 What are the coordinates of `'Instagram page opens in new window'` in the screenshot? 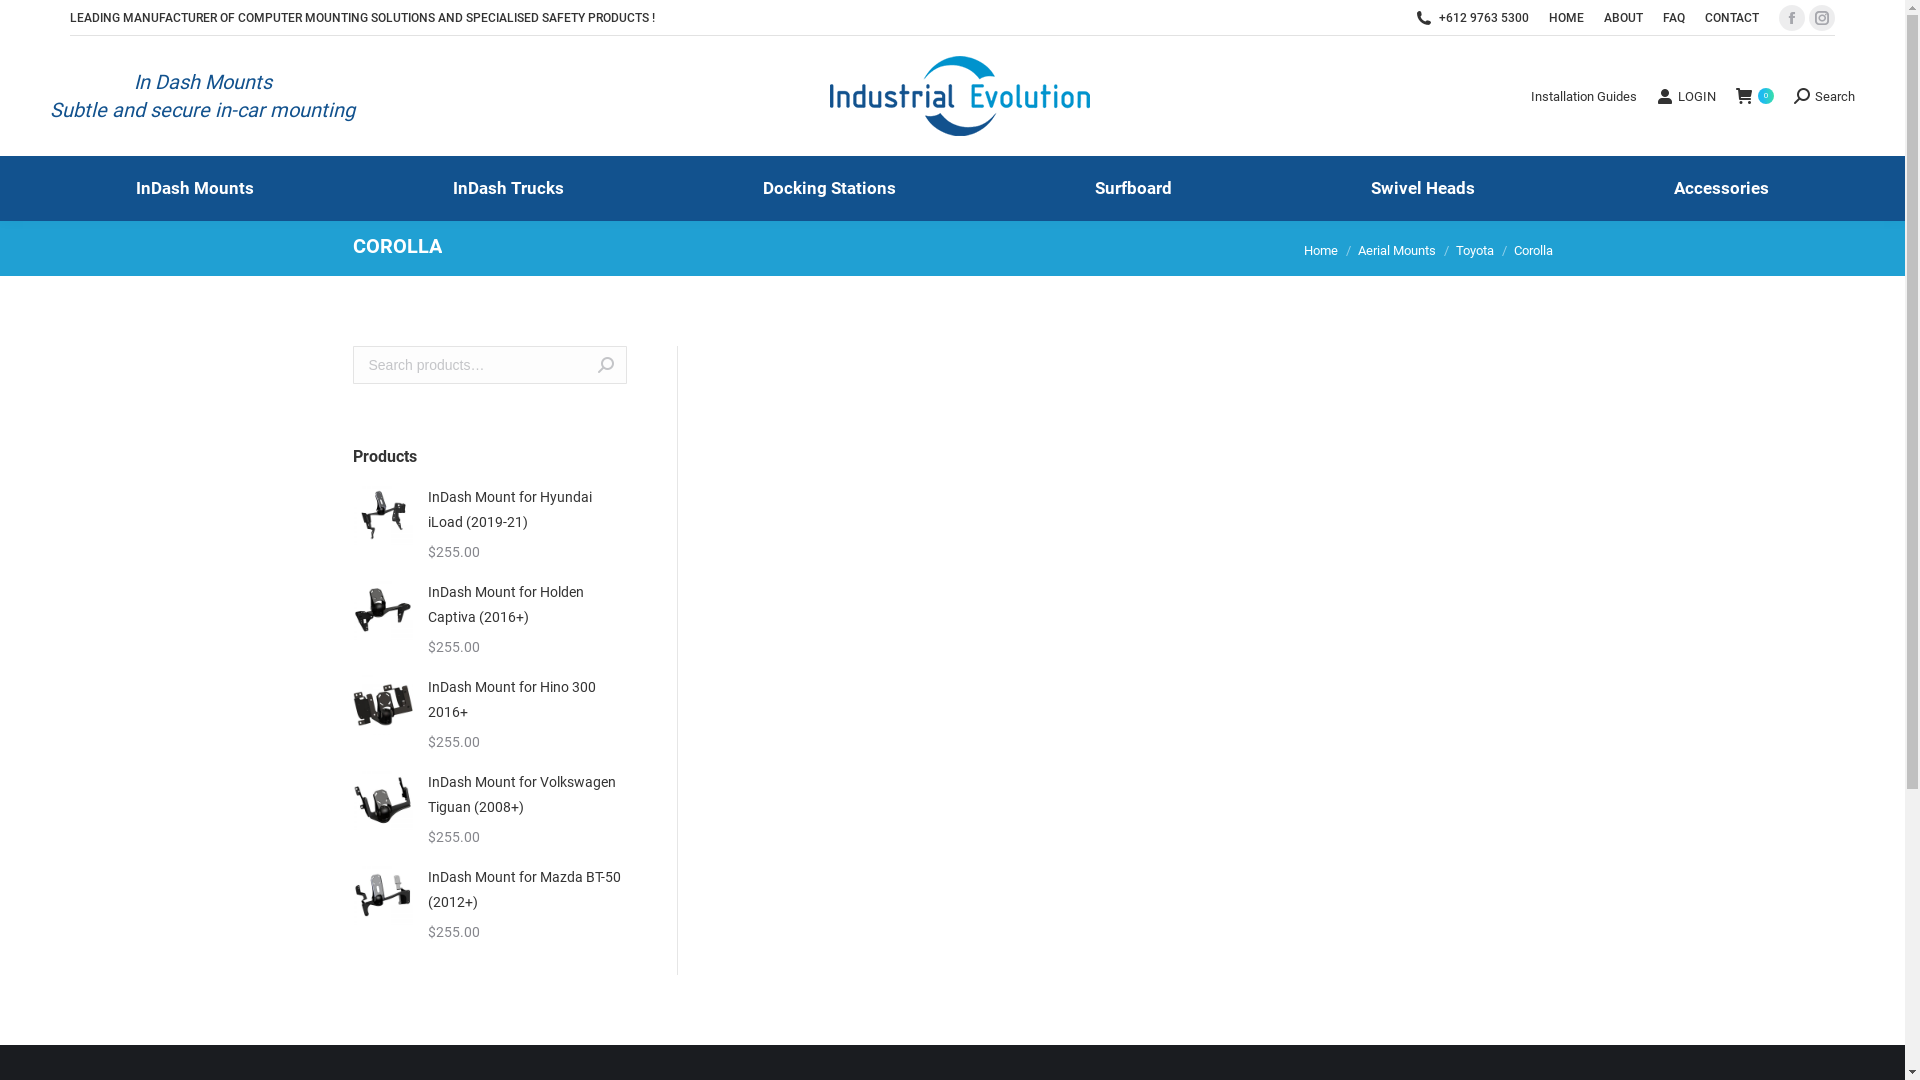 It's located at (1809, 18).